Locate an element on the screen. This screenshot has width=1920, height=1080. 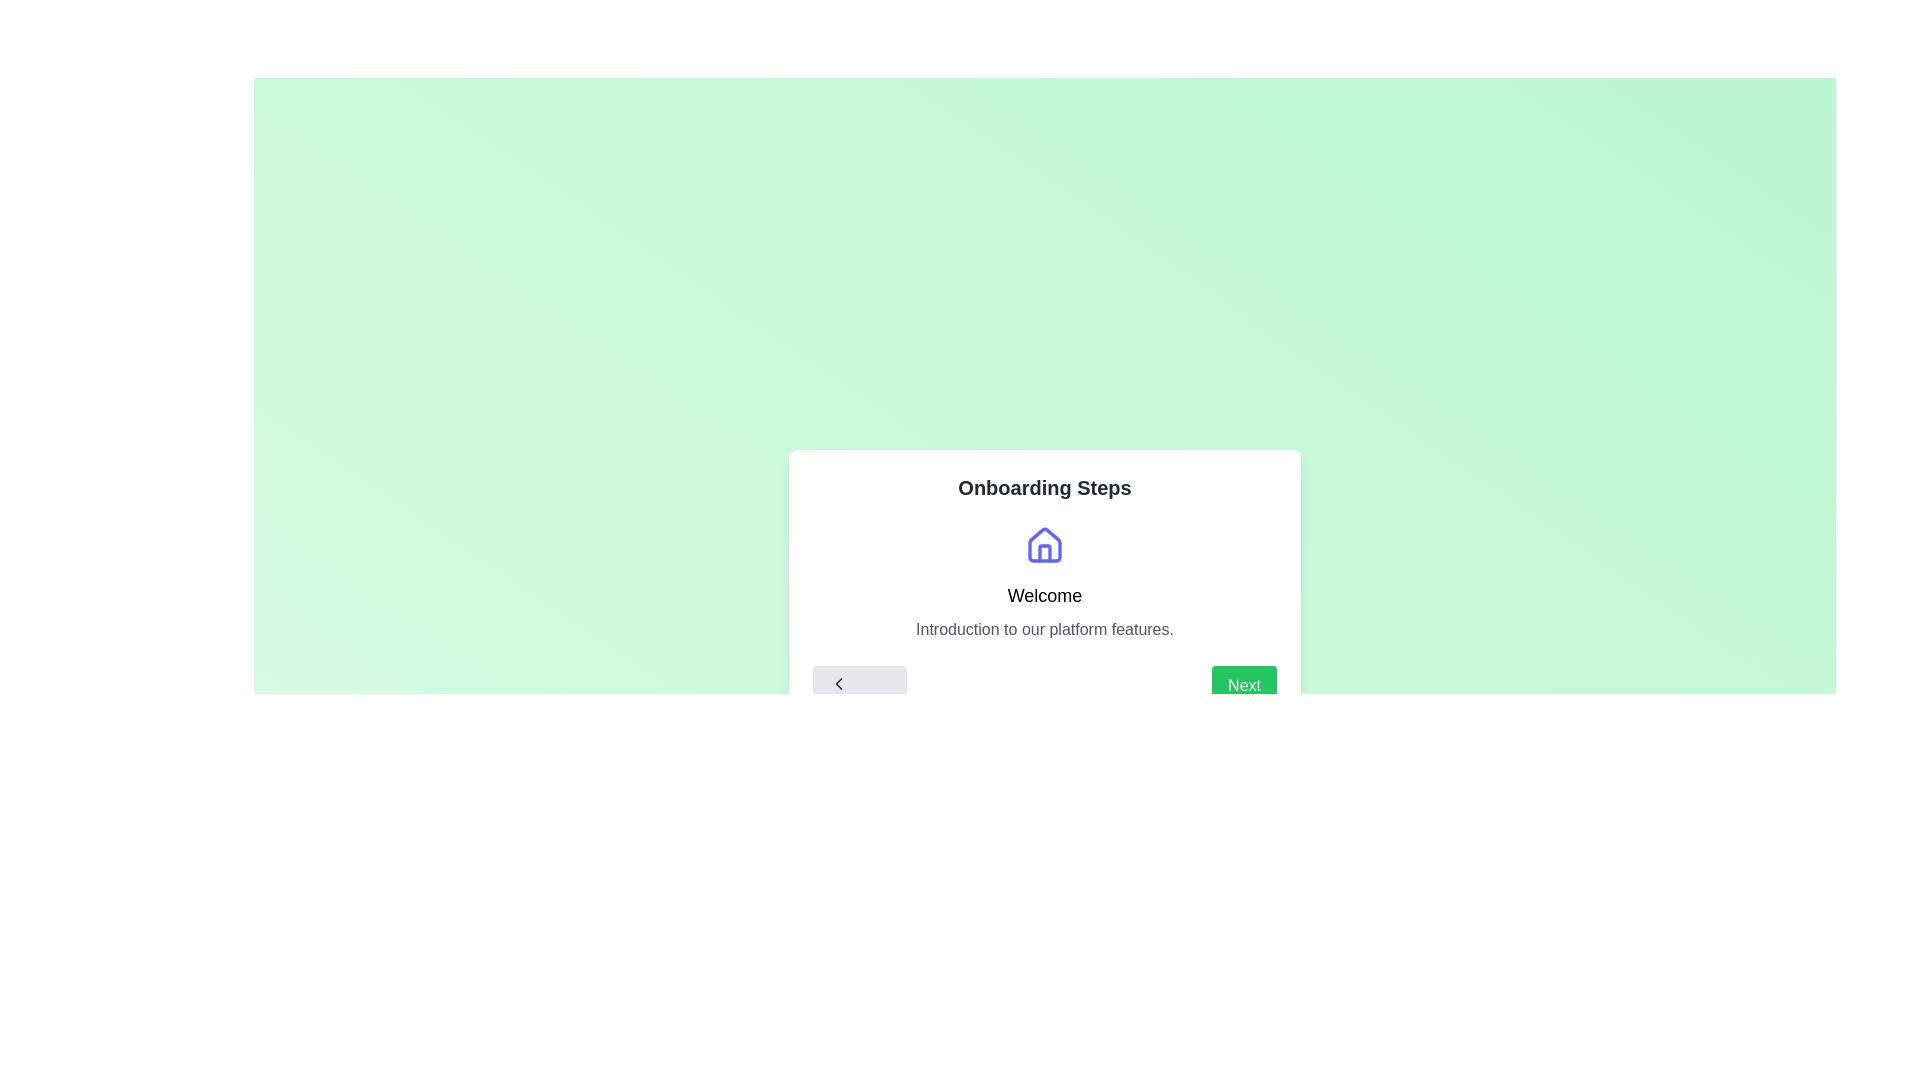
the fourth circular progress indicator at the bottom of the modal dialog, which is currently inactive and part of an onboarding sequence is located at coordinates (1074, 756).